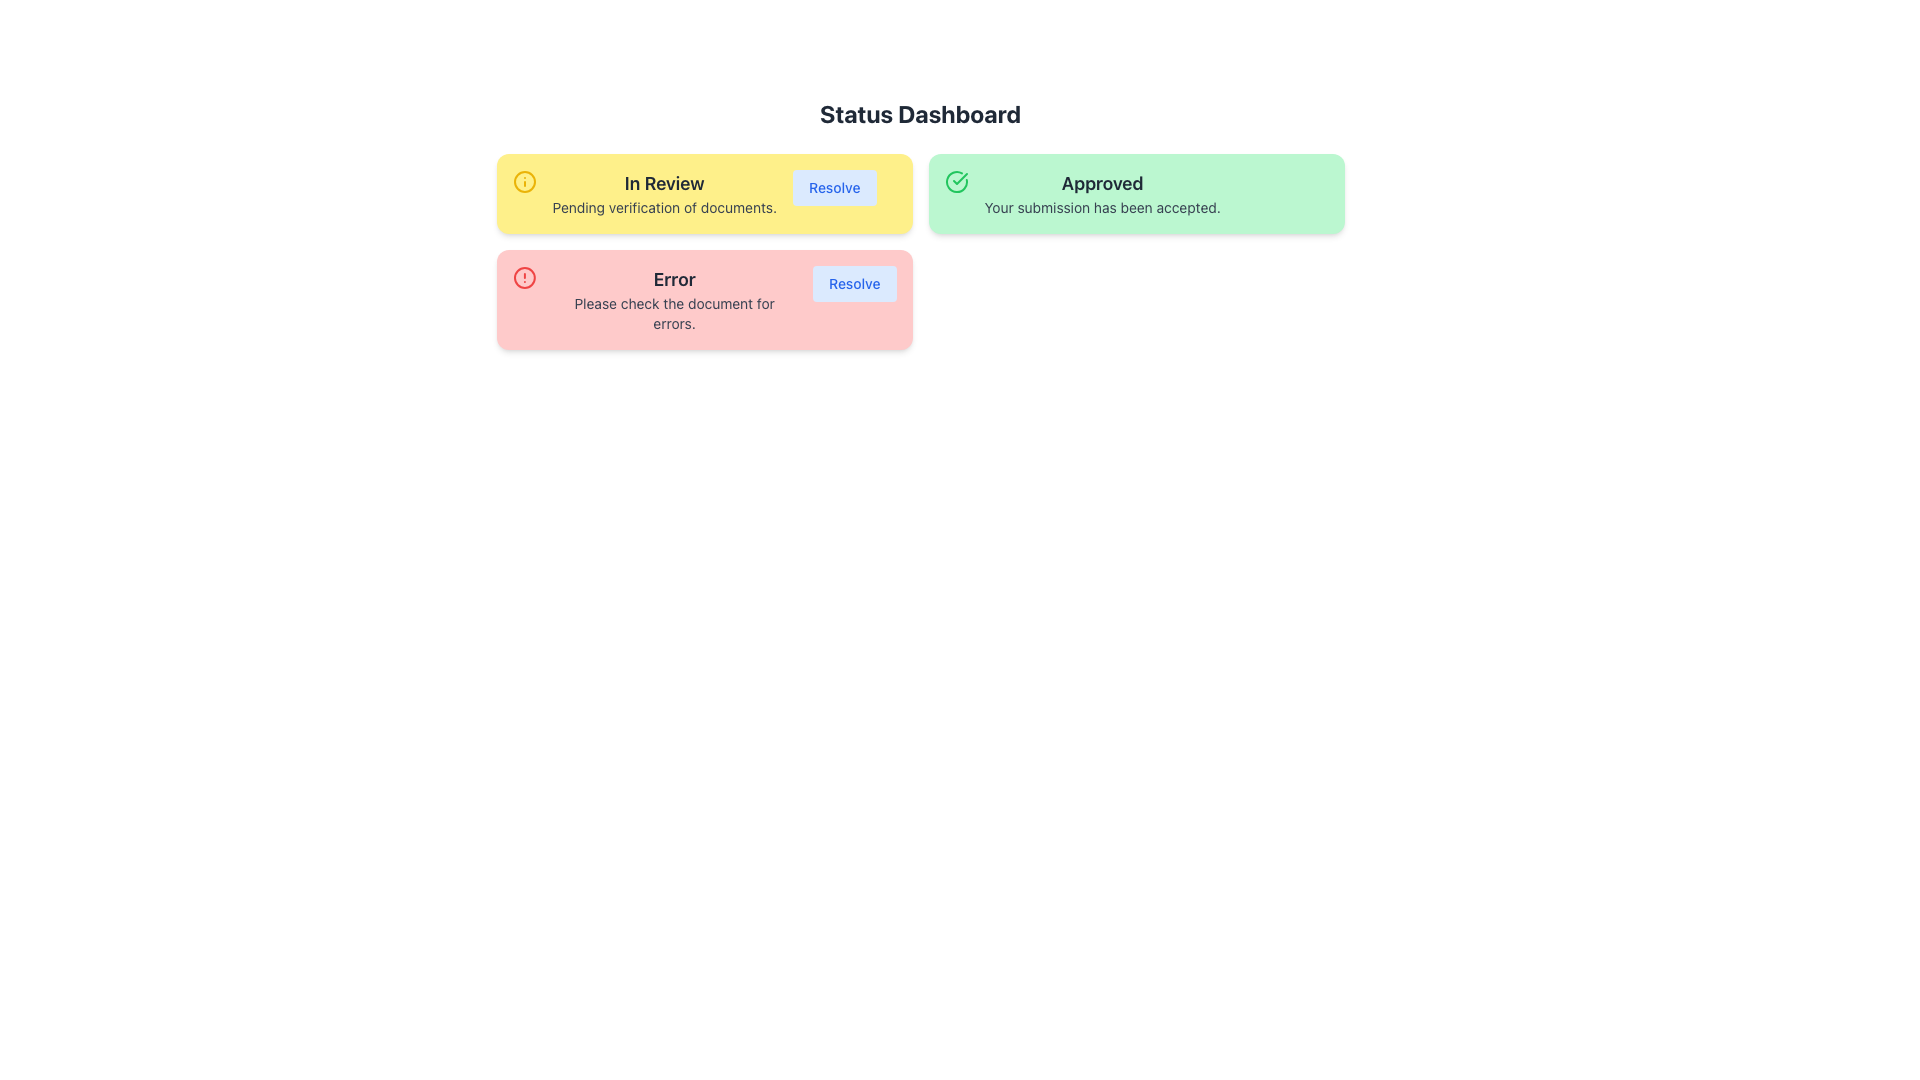 Image resolution: width=1920 pixels, height=1080 pixels. What do you see at coordinates (960, 177) in the screenshot?
I see `the green checkmark icon located in the top-left corner of the 'Approved' status card, which is a thin, green-colored checkmark inside a larger green circular outline` at bounding box center [960, 177].